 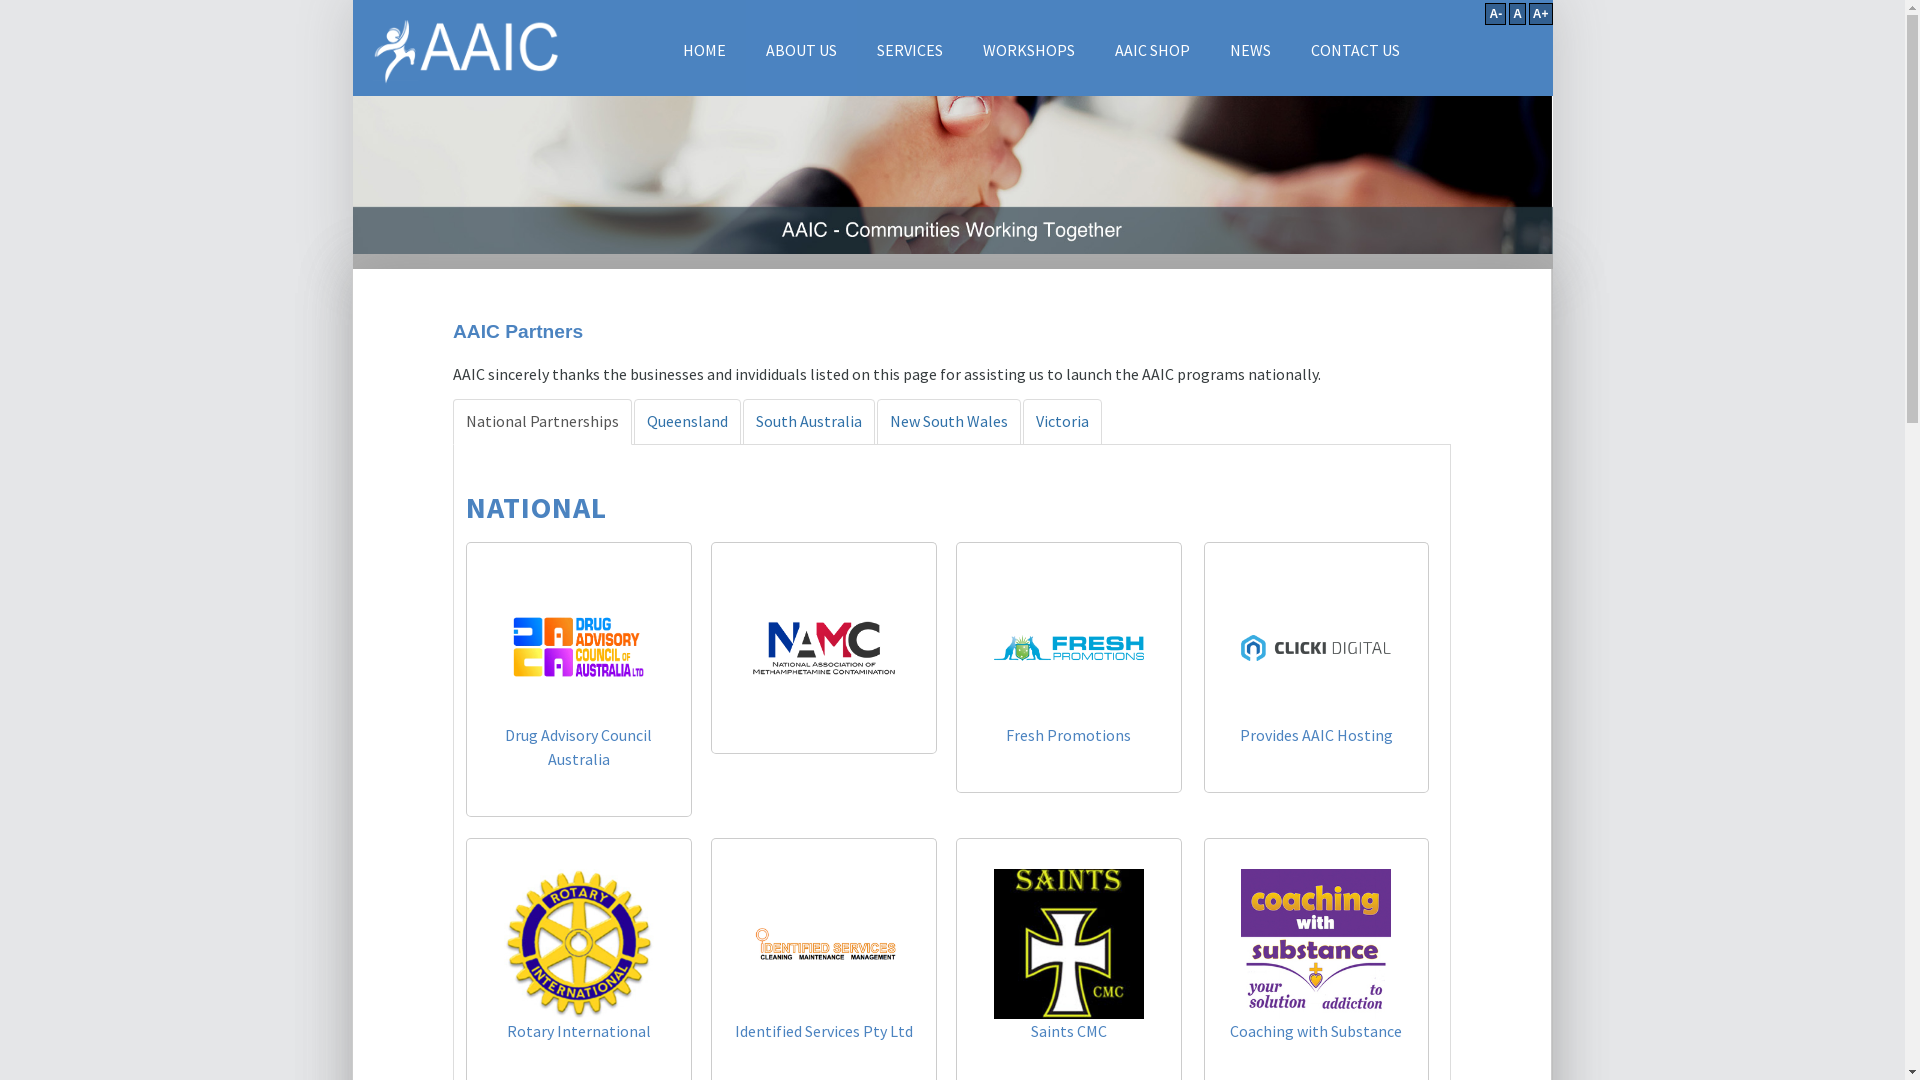 I want to click on 'Rotary International', so click(x=578, y=1030).